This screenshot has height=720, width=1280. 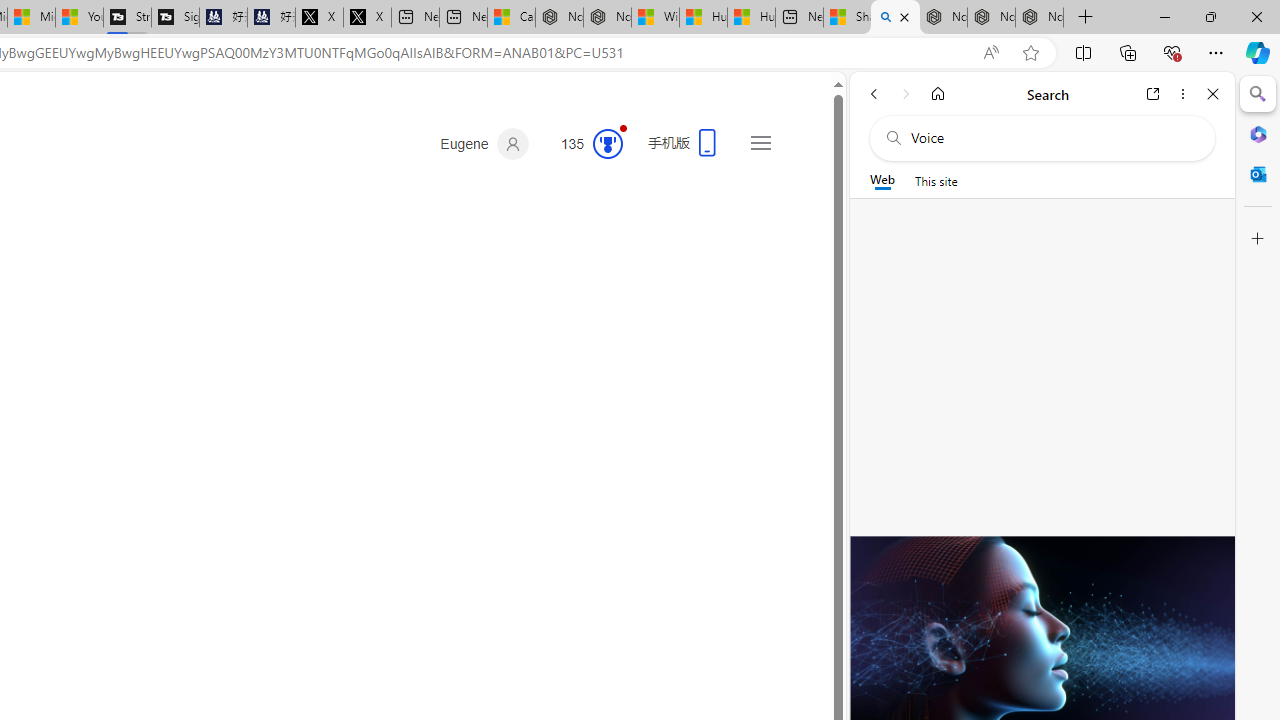 What do you see at coordinates (1031, 52) in the screenshot?
I see `'Add this page to favorites (Ctrl+D)'` at bounding box center [1031, 52].